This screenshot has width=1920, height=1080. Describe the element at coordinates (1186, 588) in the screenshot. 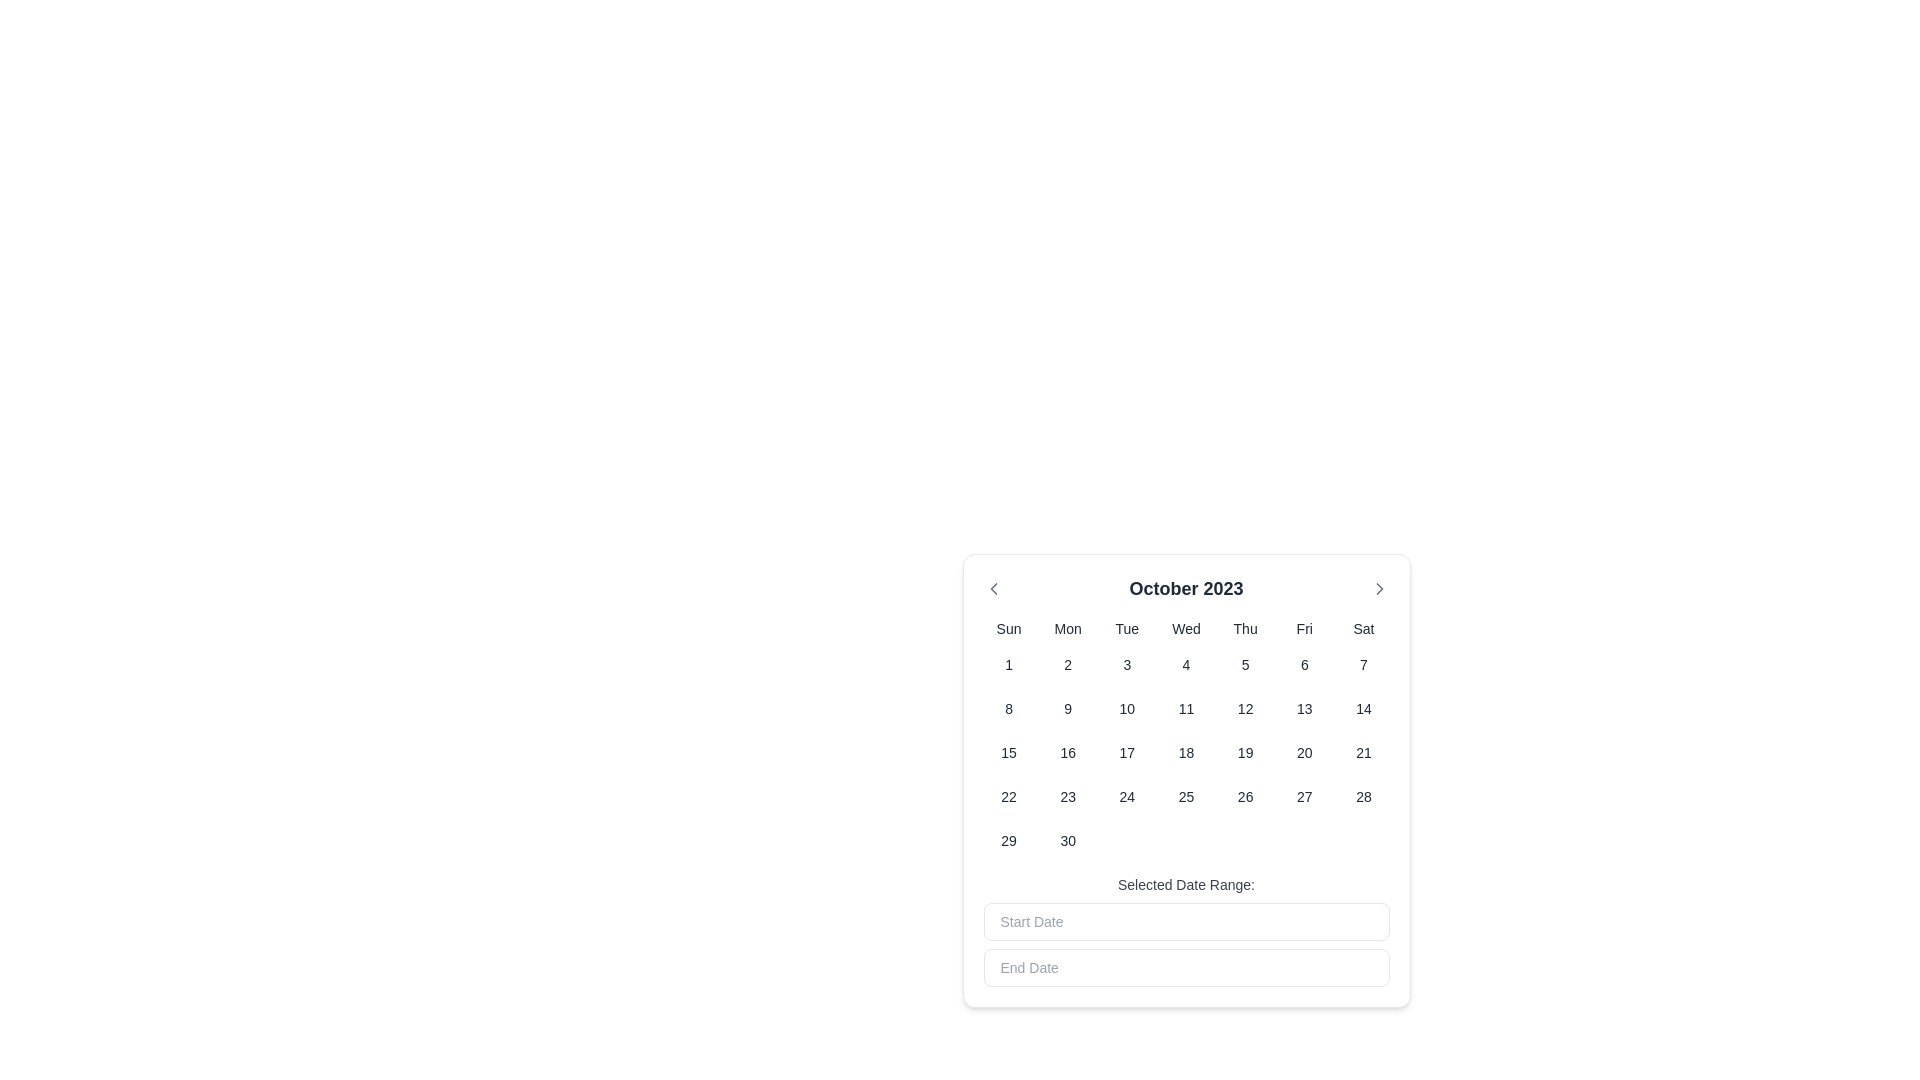

I see `the header text displaying the current month and year in the calendar interface` at that location.